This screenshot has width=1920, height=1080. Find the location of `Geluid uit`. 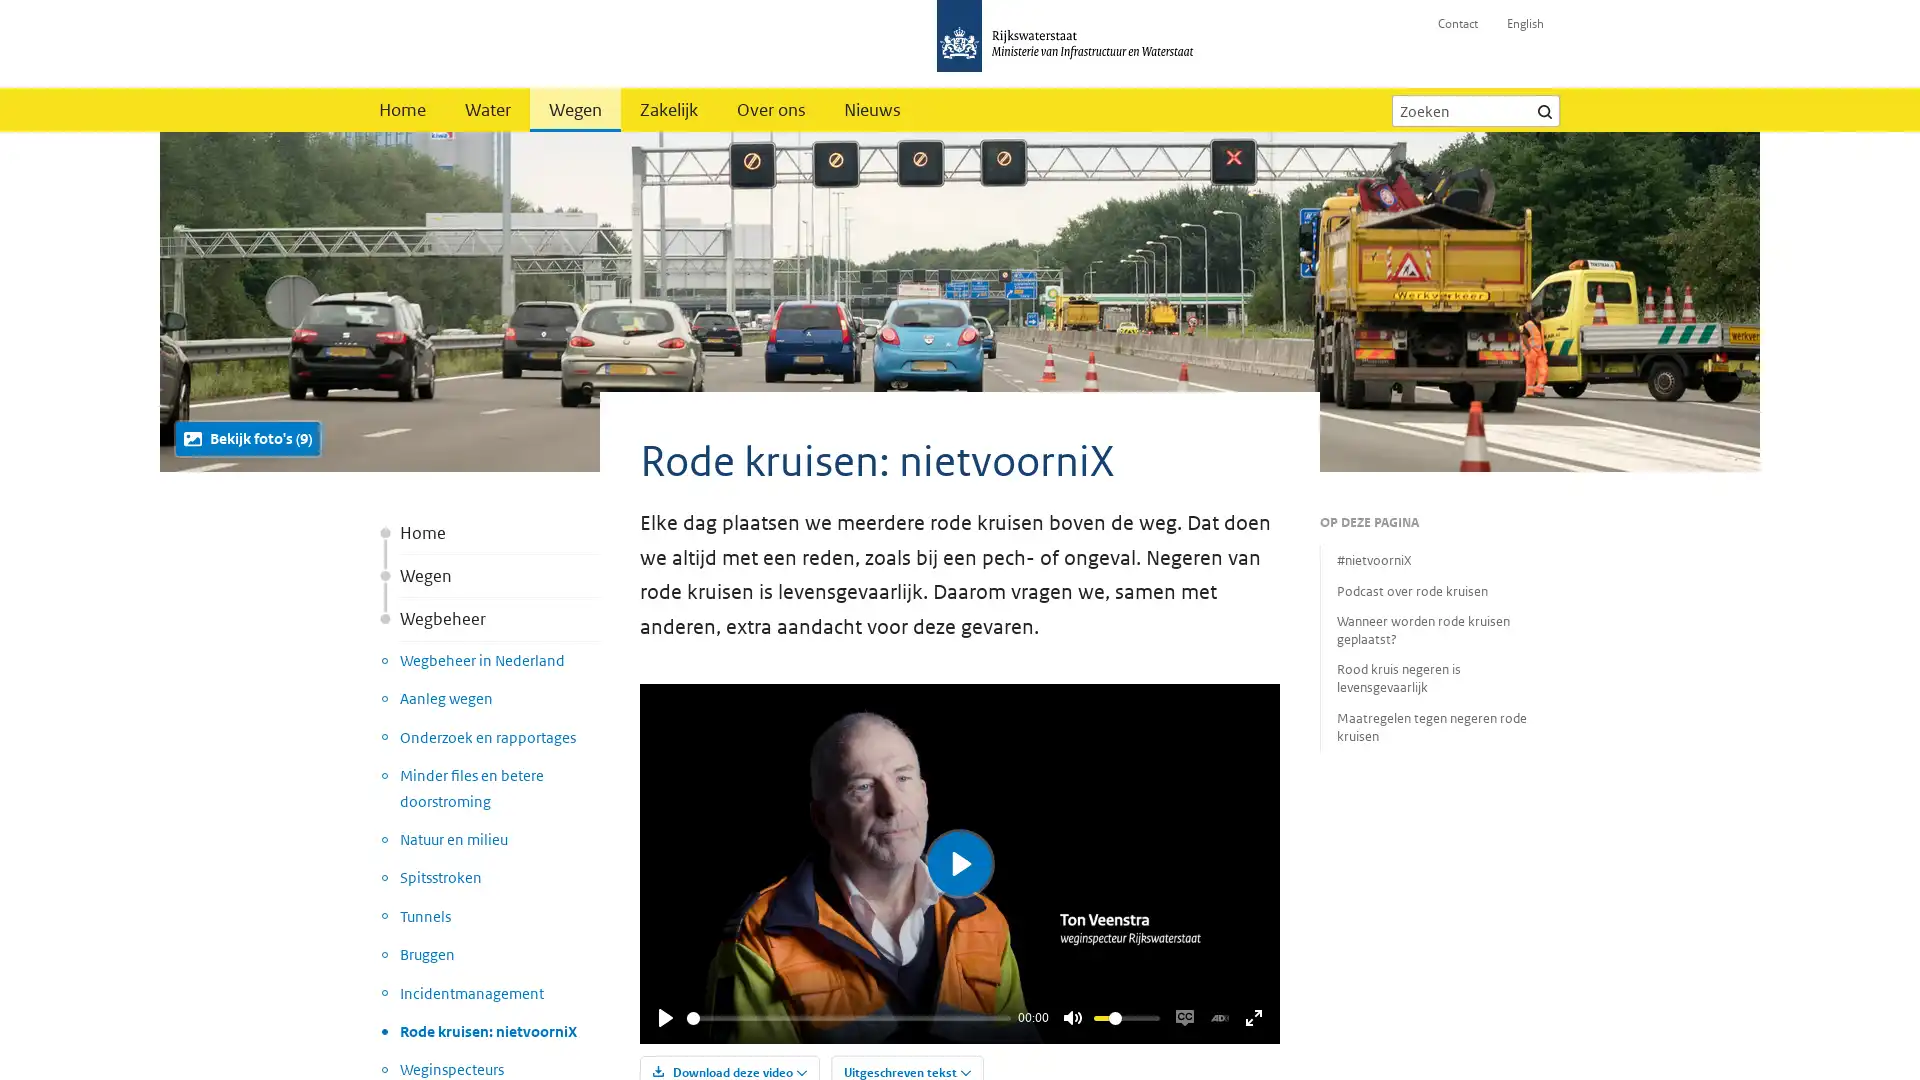

Geluid uit is located at coordinates (1070, 1018).